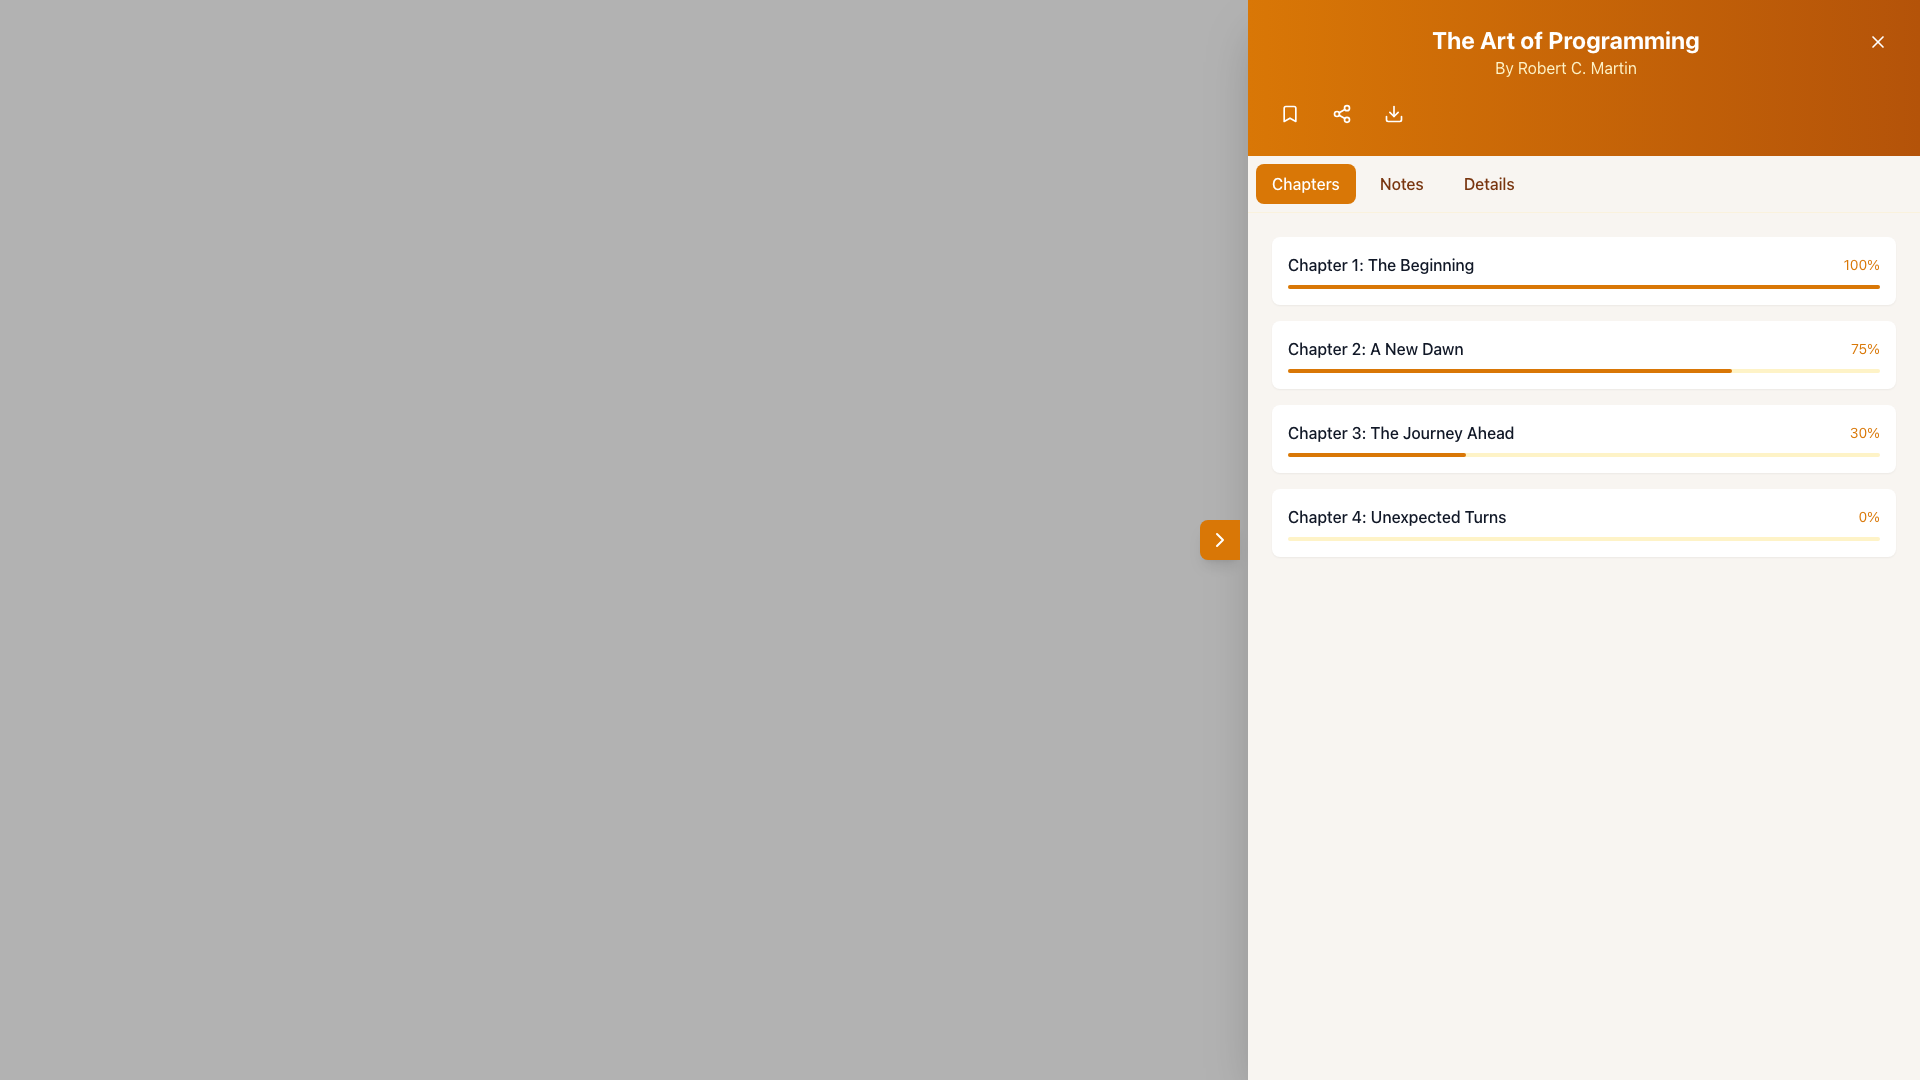 The image size is (1920, 1080). What do you see at coordinates (1290, 114) in the screenshot?
I see `the bookmark icon located in the top-right section of the orange header bar` at bounding box center [1290, 114].